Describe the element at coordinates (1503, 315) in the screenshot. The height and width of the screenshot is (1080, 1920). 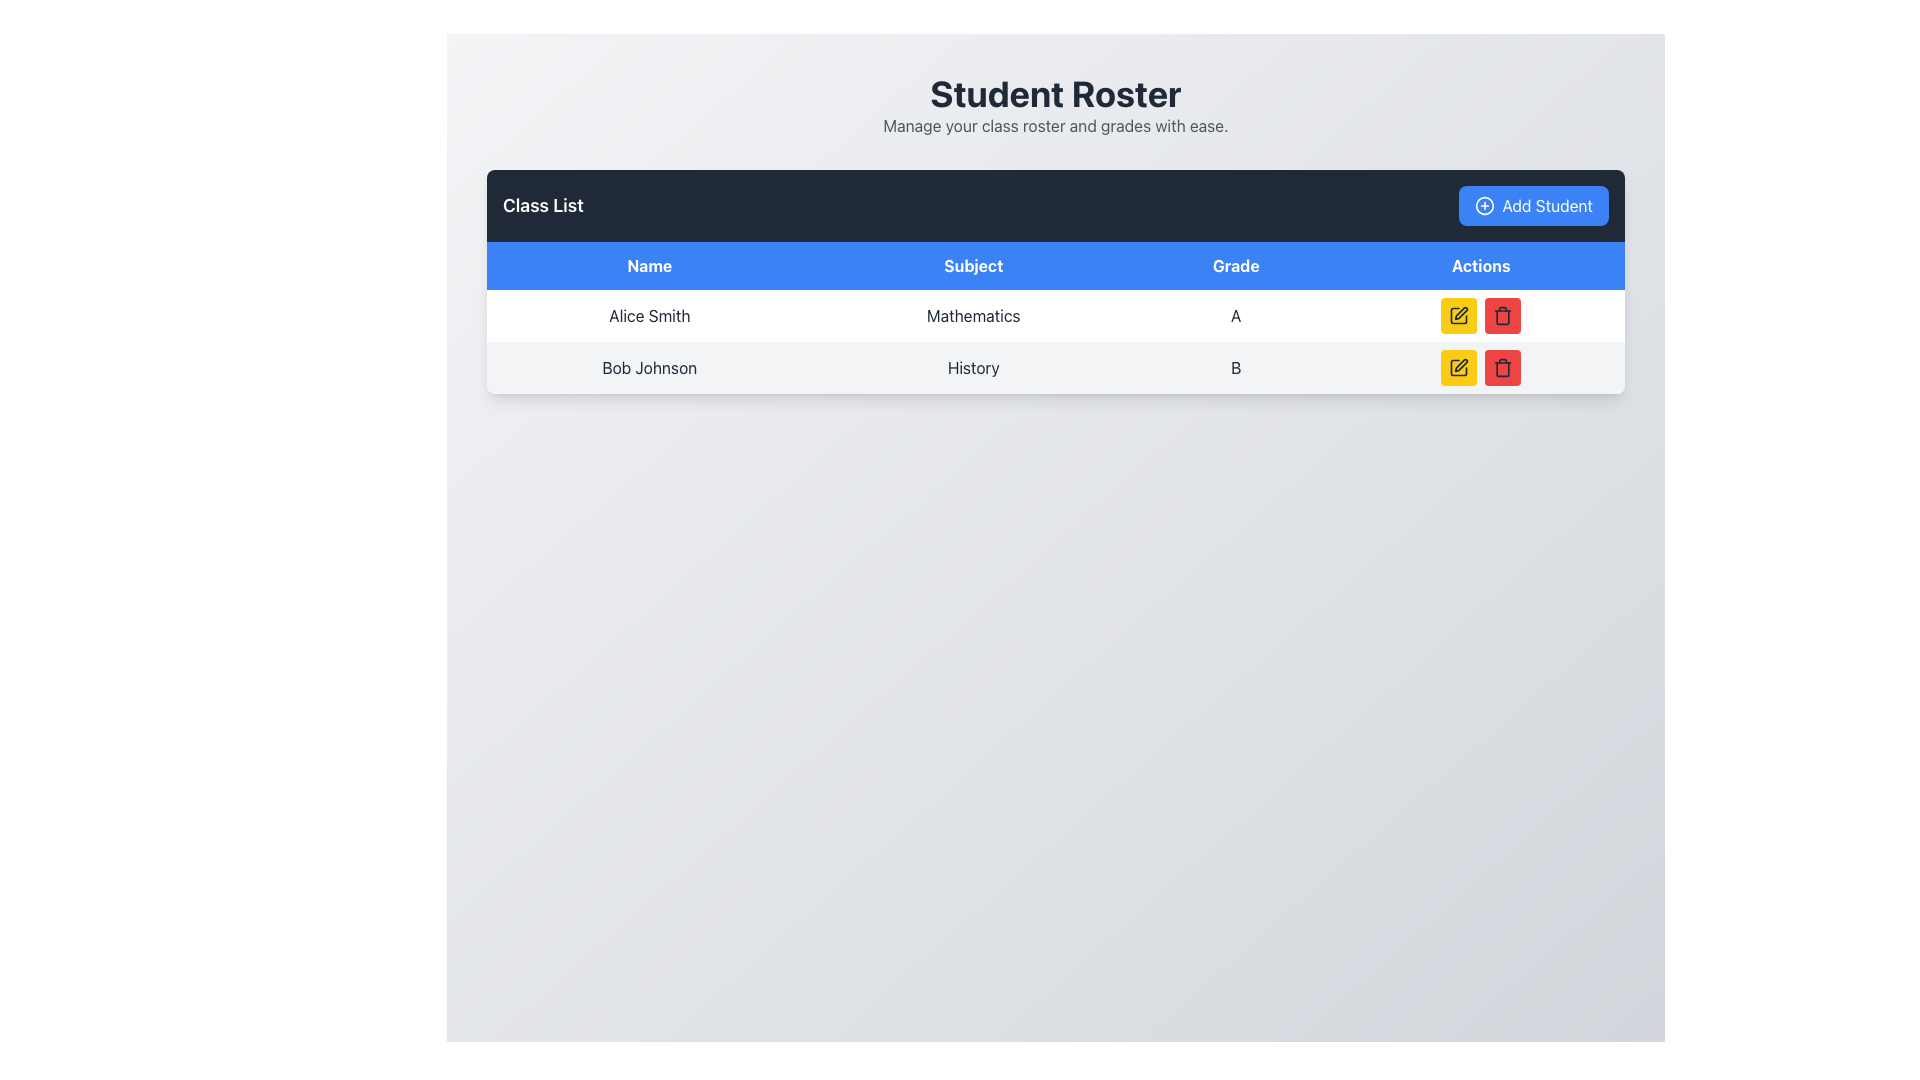
I see `the red rounded rectangle button with a trashcan icon in the bottom row of the table under the 'Actions' column` at that location.